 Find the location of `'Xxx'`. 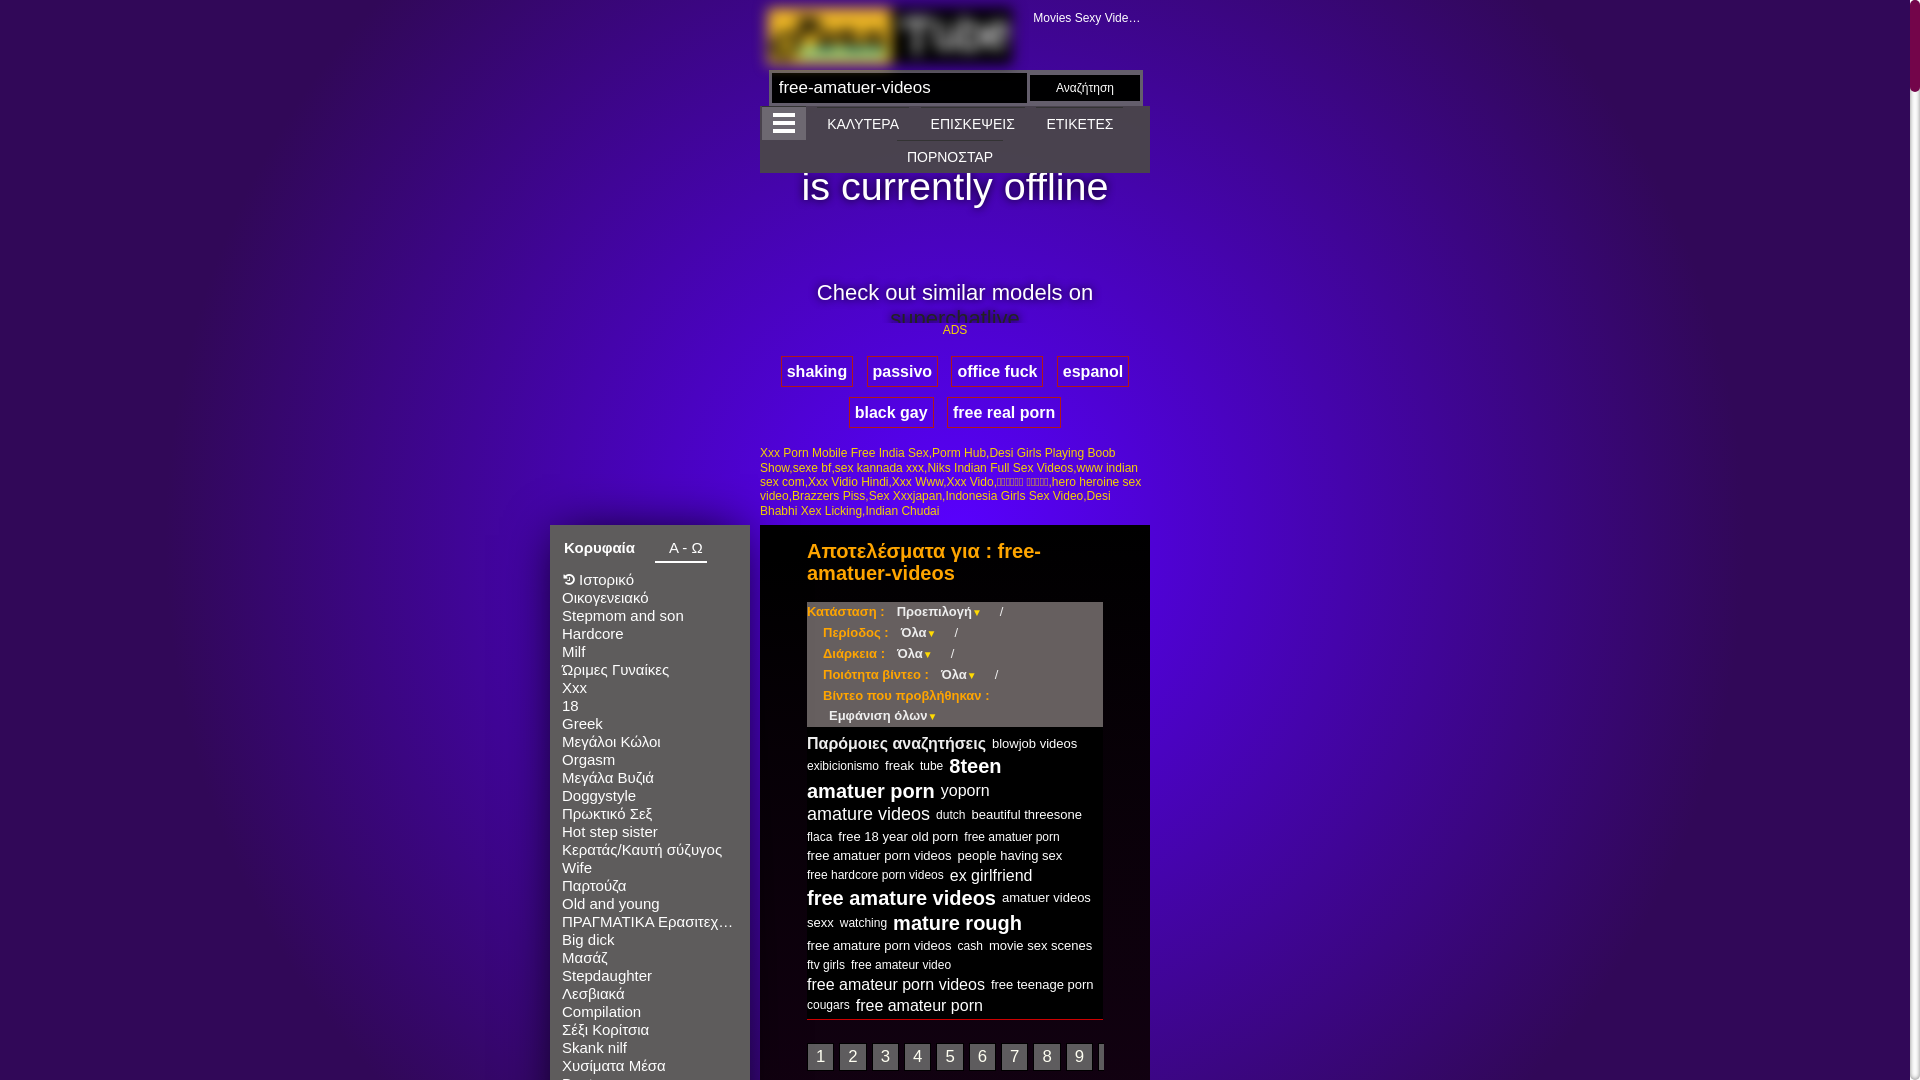

'Xxx' is located at coordinates (649, 686).